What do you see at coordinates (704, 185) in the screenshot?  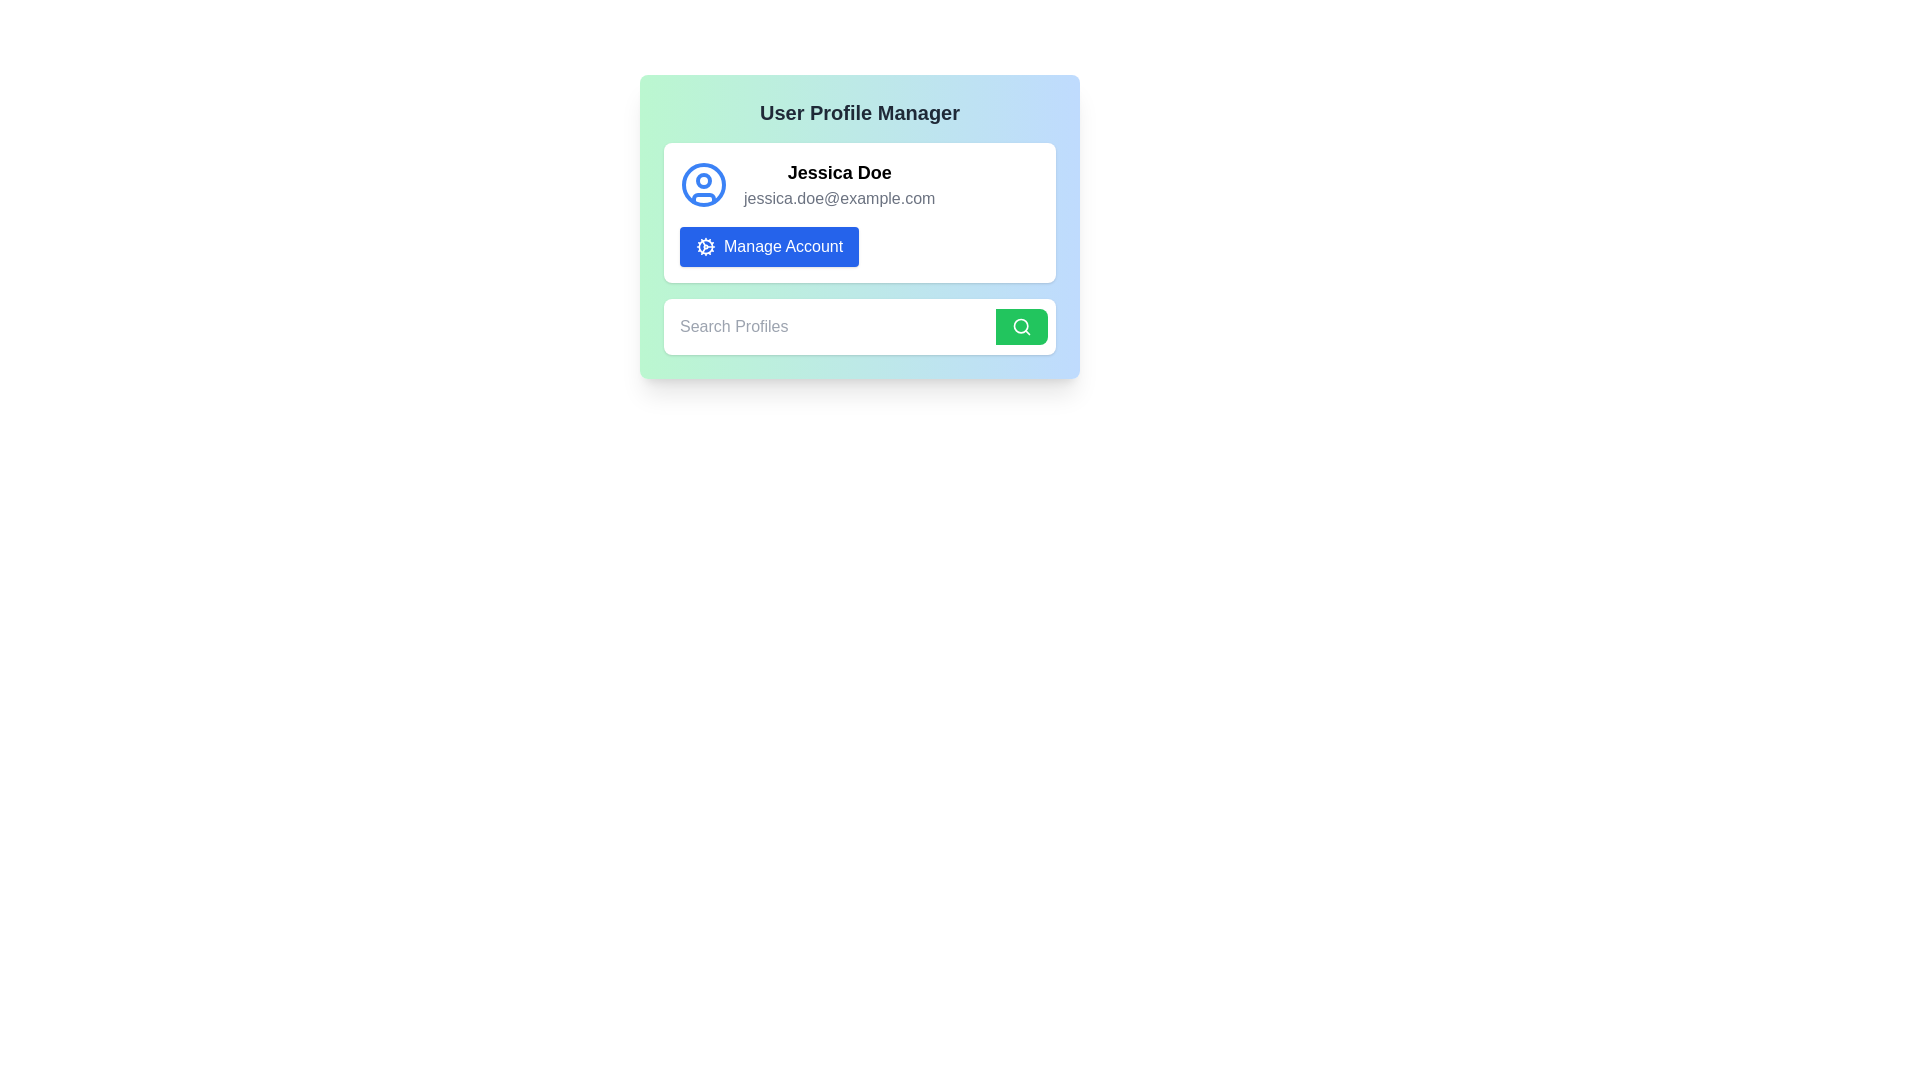 I see `SVG graphic circle element that represents the profile icon above the text labeled 'Jessica Doe' in the user profile card` at bounding box center [704, 185].